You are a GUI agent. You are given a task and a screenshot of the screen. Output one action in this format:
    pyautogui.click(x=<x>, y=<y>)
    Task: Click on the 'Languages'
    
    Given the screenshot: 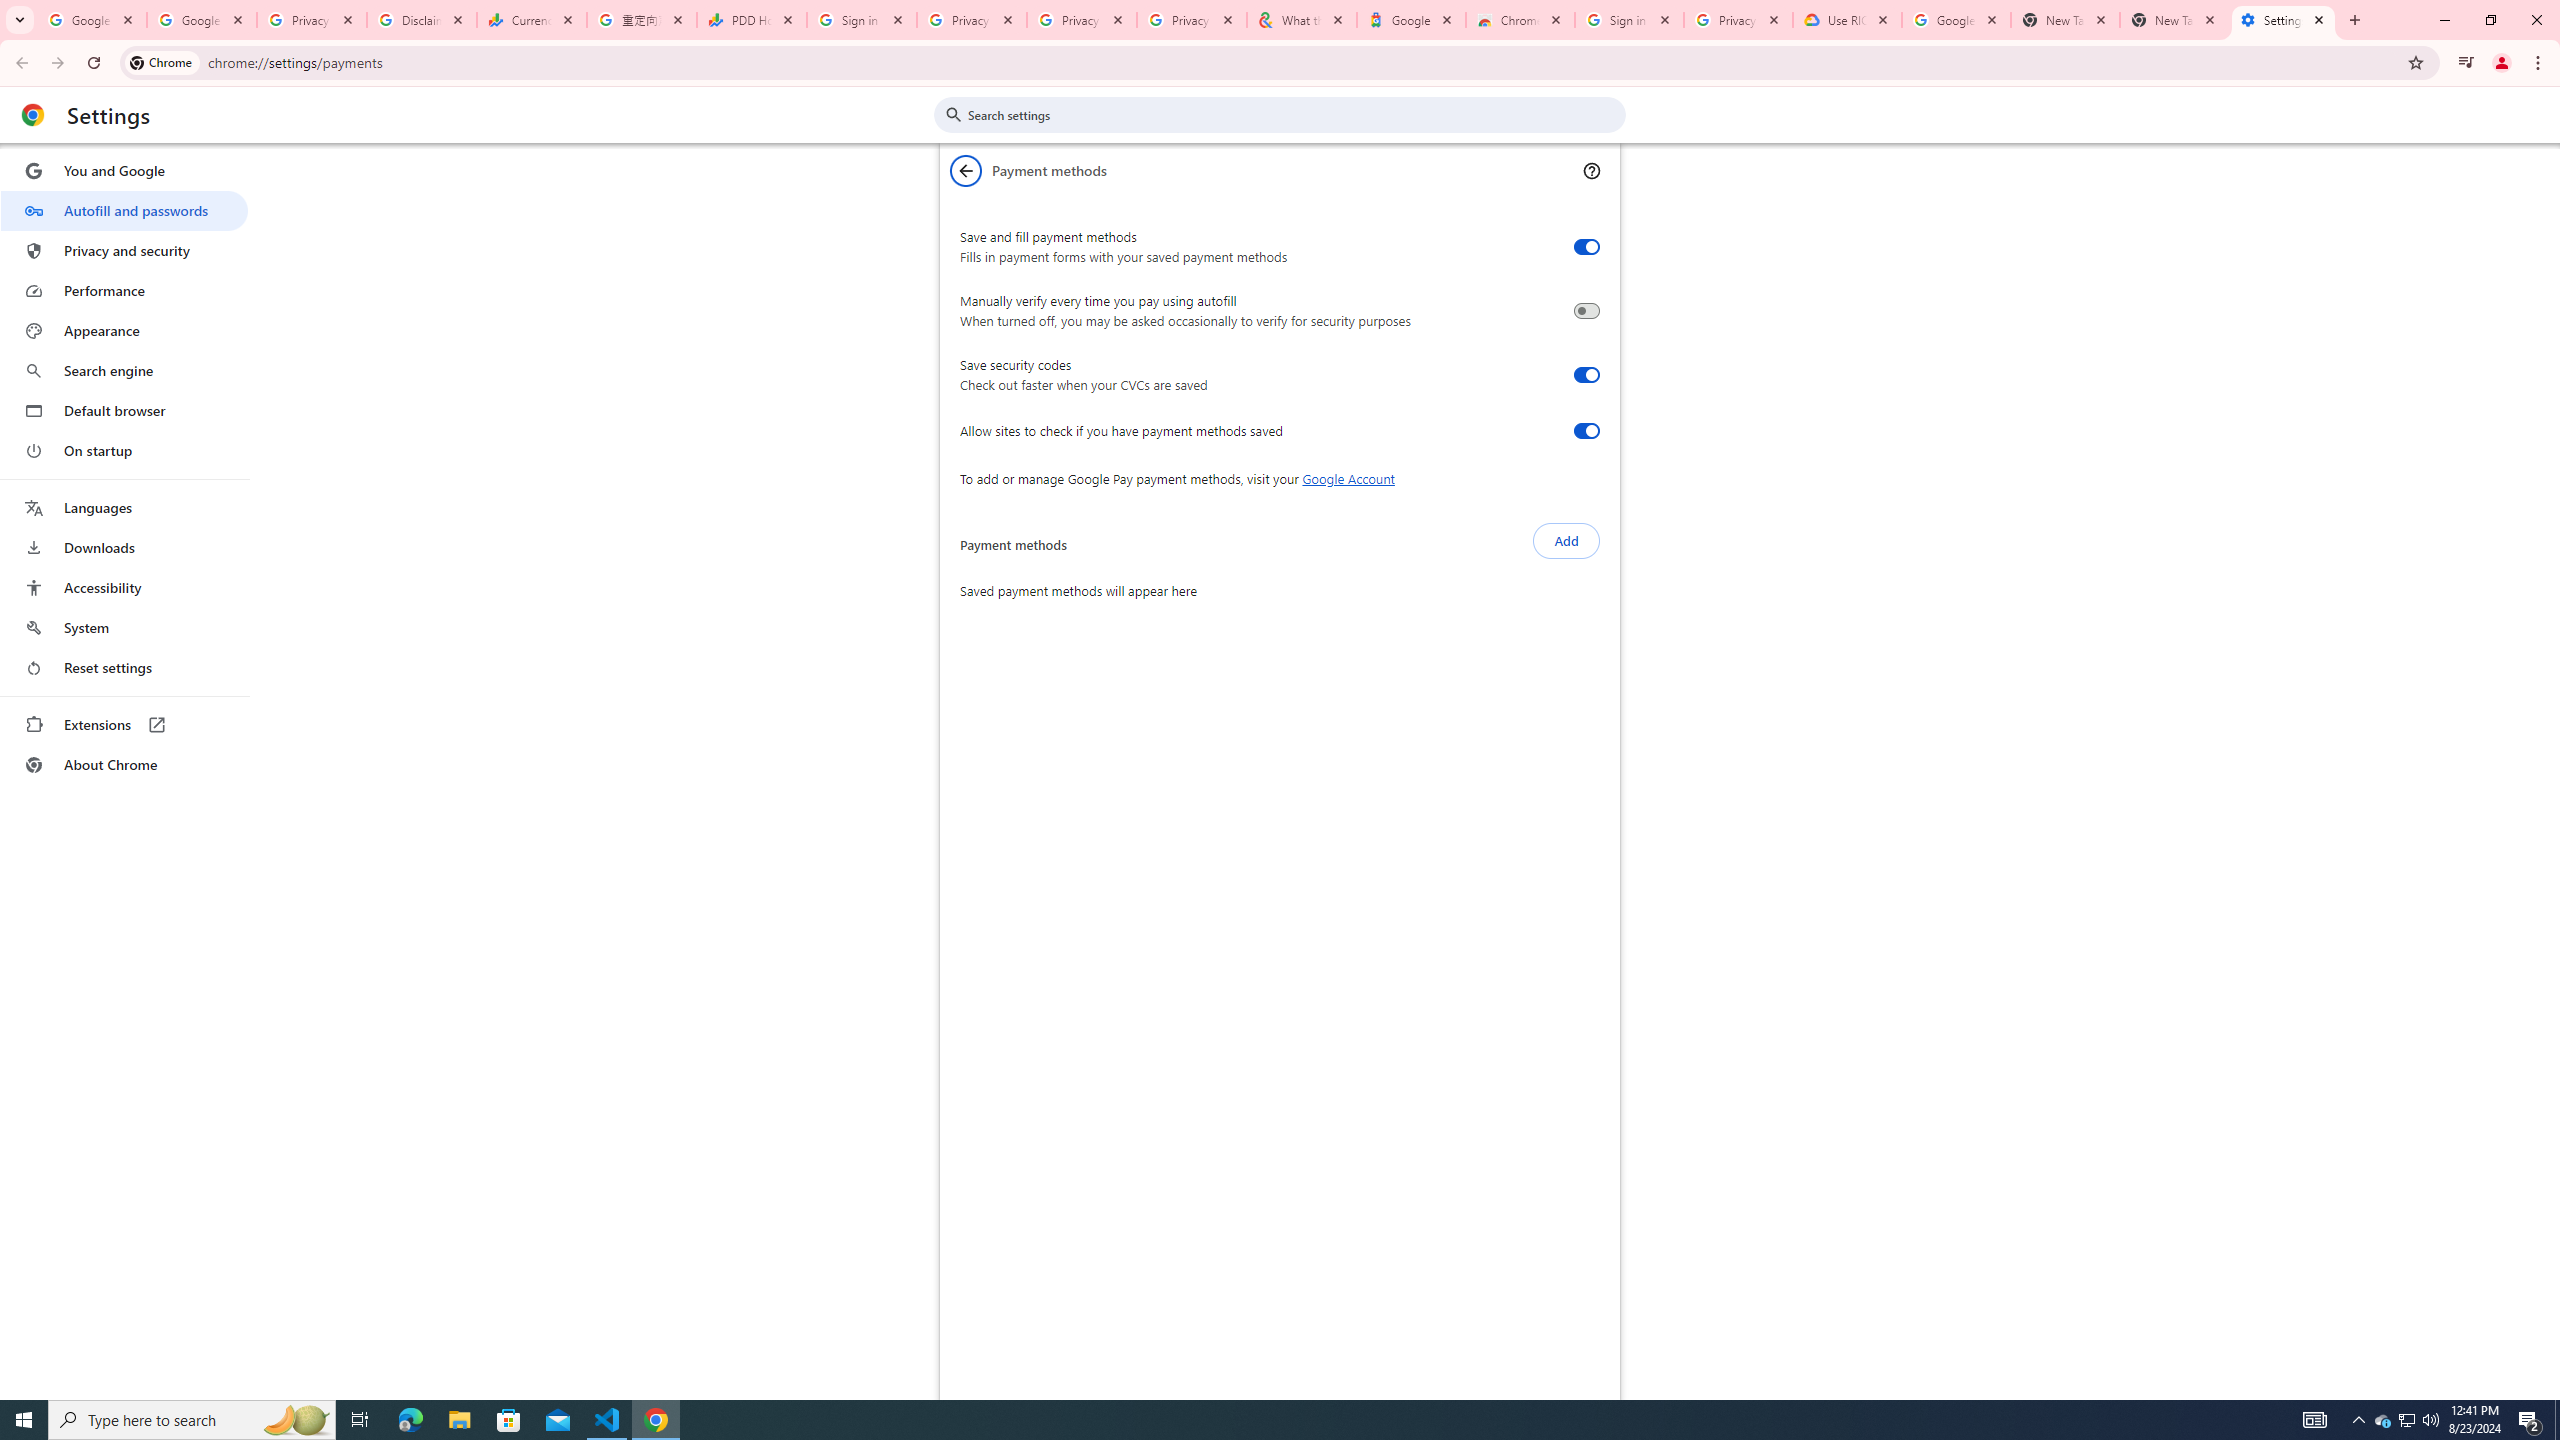 What is the action you would take?
    pyautogui.click(x=123, y=508)
    